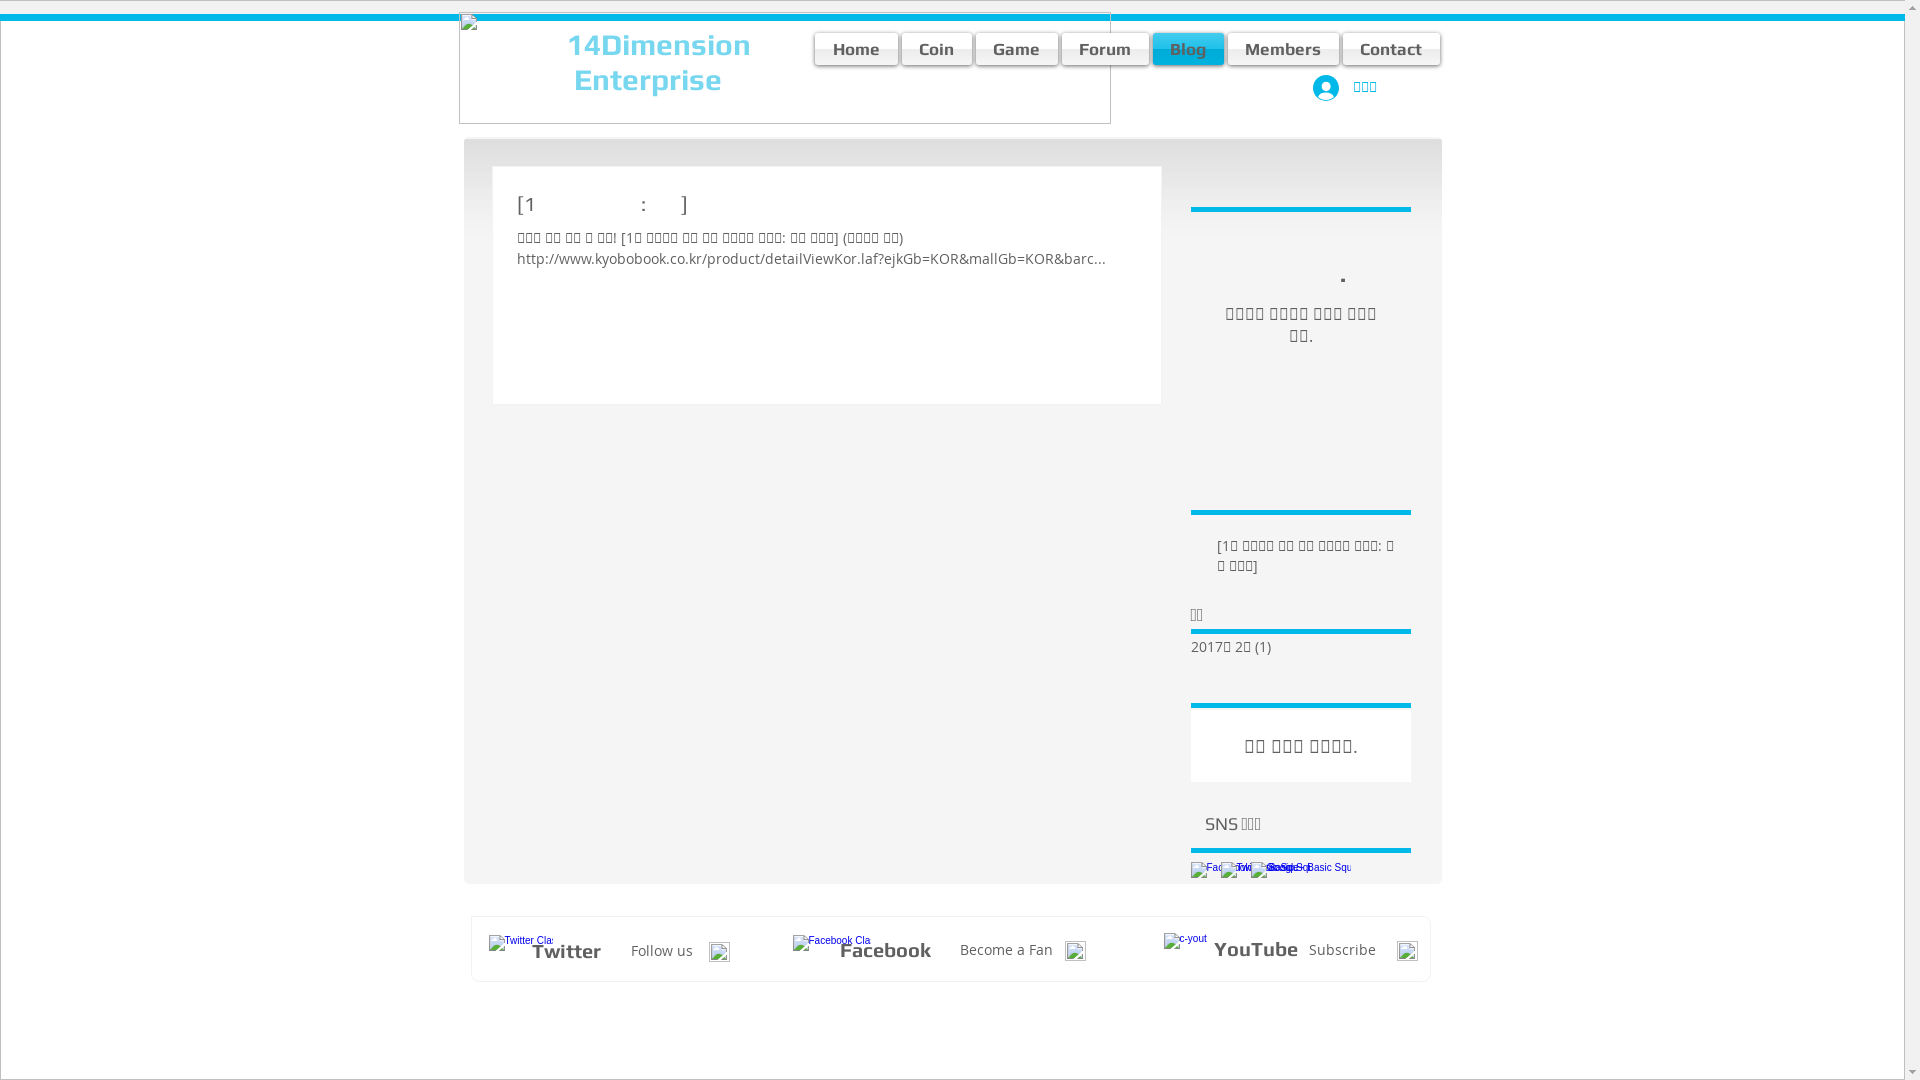  Describe the element at coordinates (935, 48) in the screenshot. I see `'Coin'` at that location.